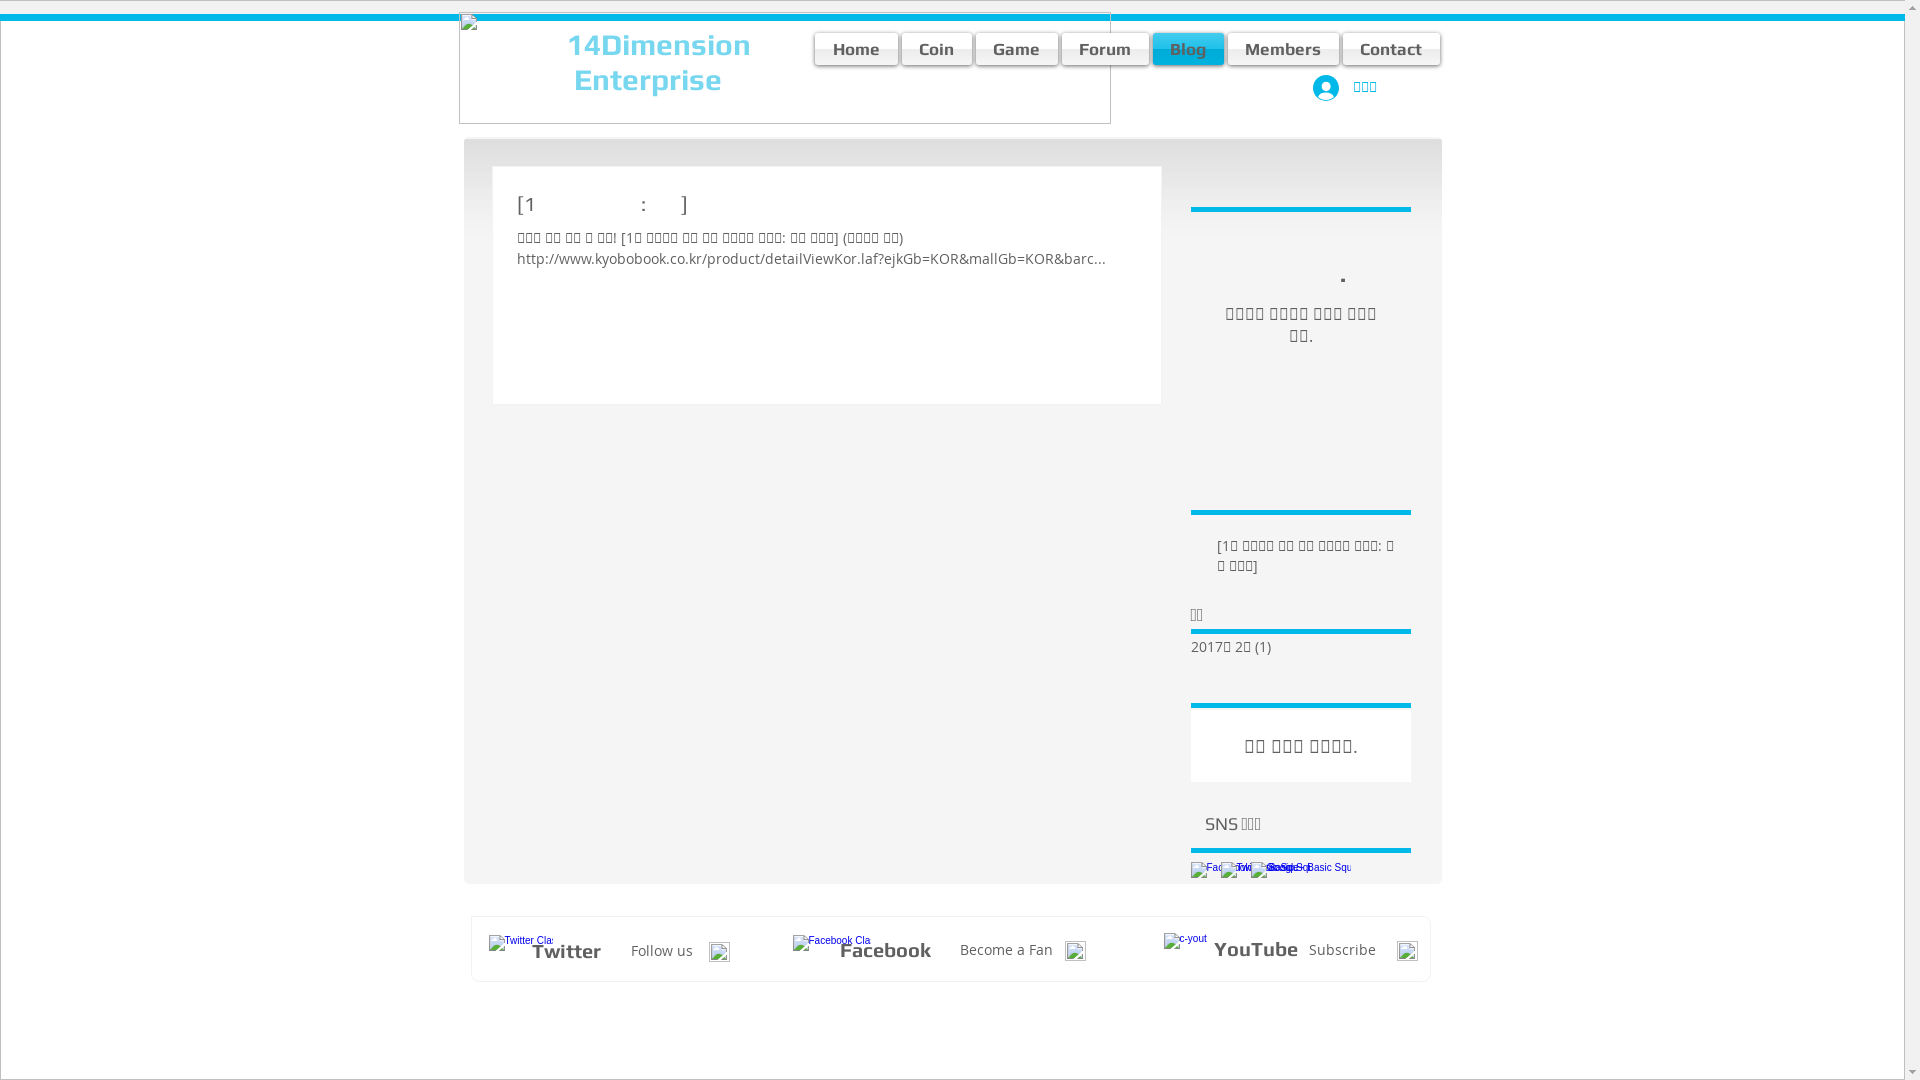  Describe the element at coordinates (935, 48) in the screenshot. I see `'Coin'` at that location.